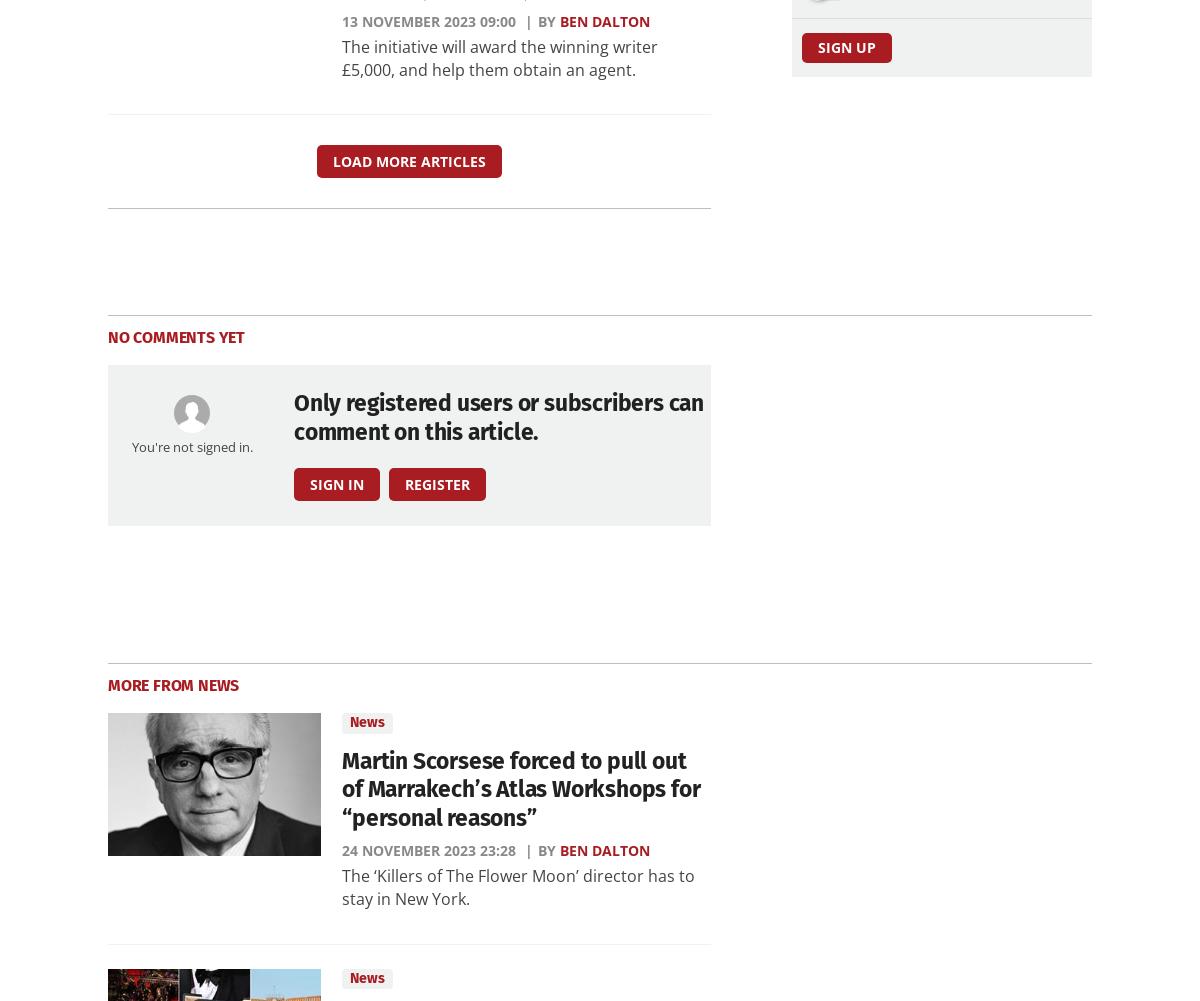 The width and height of the screenshot is (1200, 1001). What do you see at coordinates (497, 417) in the screenshot?
I see `'Only registered users or subscribers can comment on this article.'` at bounding box center [497, 417].